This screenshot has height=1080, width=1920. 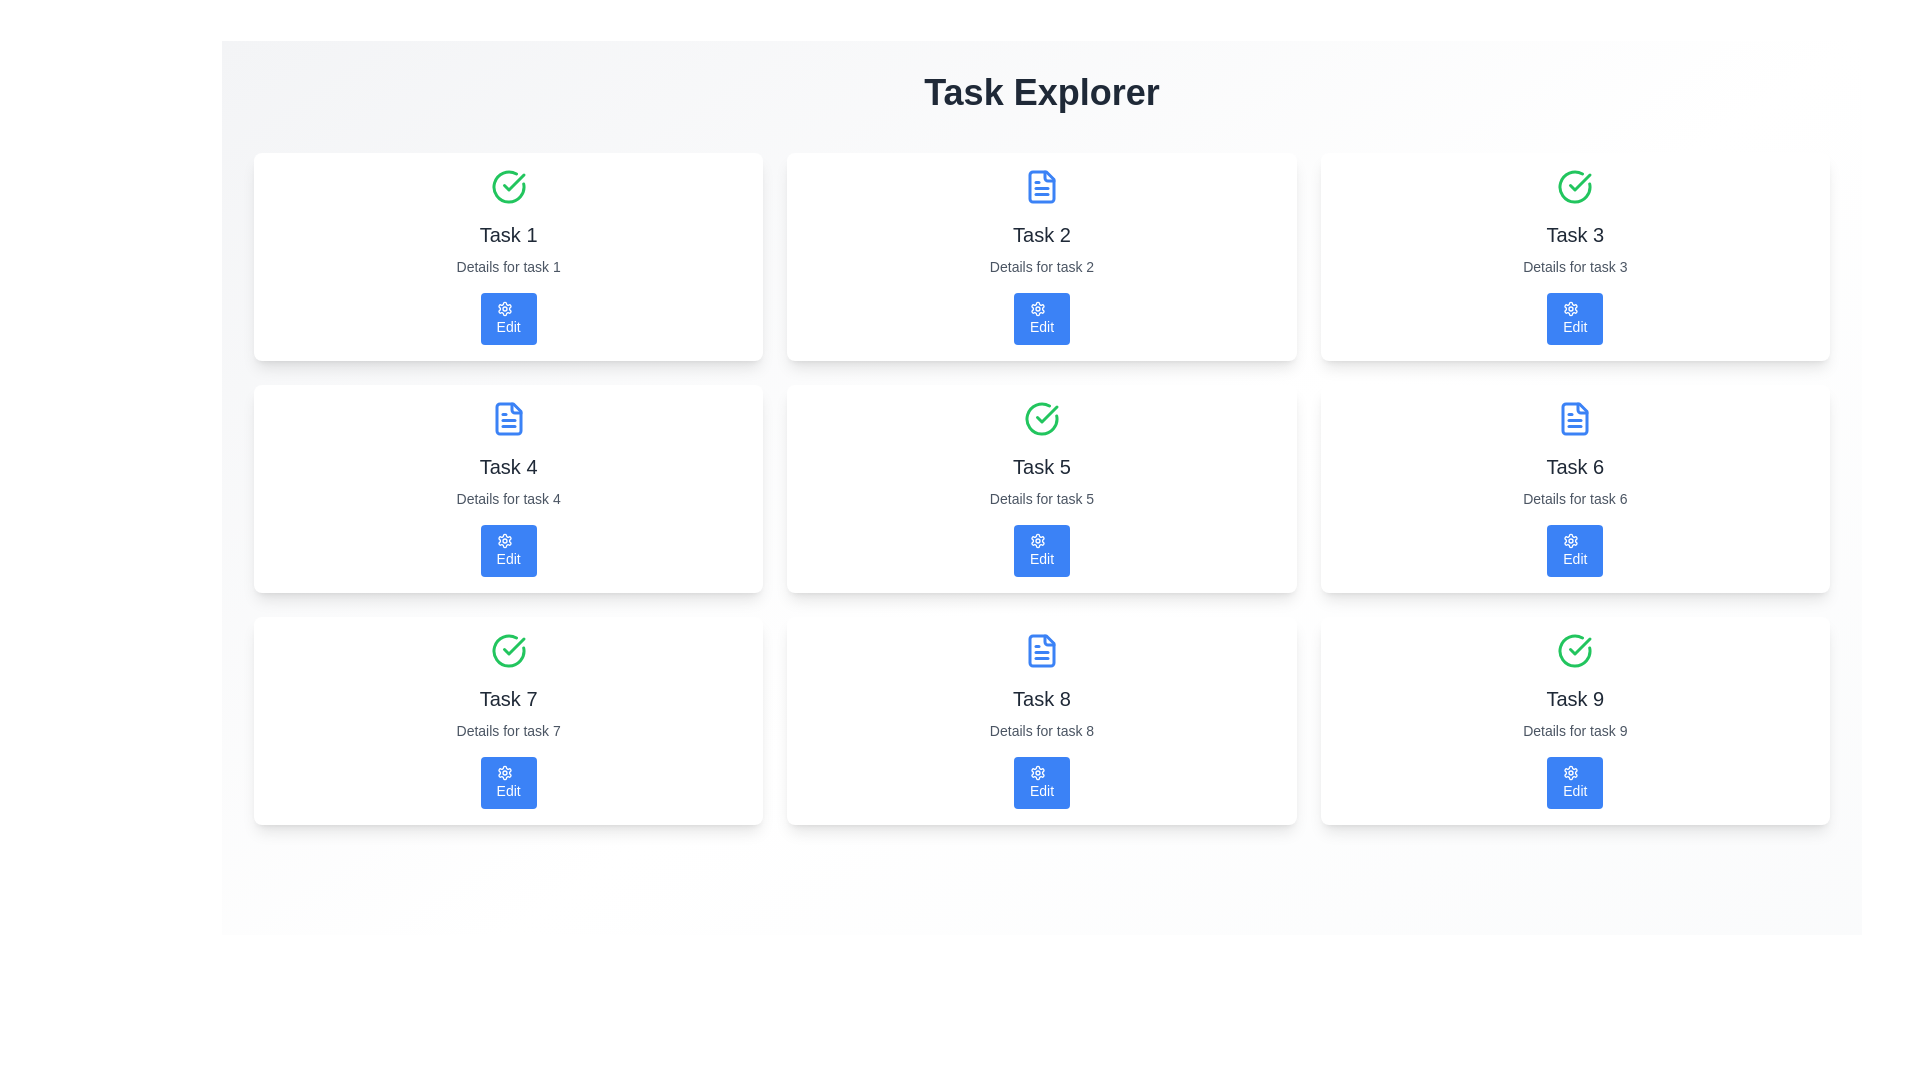 What do you see at coordinates (504, 540) in the screenshot?
I see `the circular blue gear icon located inside the 'Edit' button in the leftmost card of the second row labeled 'Task 4.'` at bounding box center [504, 540].